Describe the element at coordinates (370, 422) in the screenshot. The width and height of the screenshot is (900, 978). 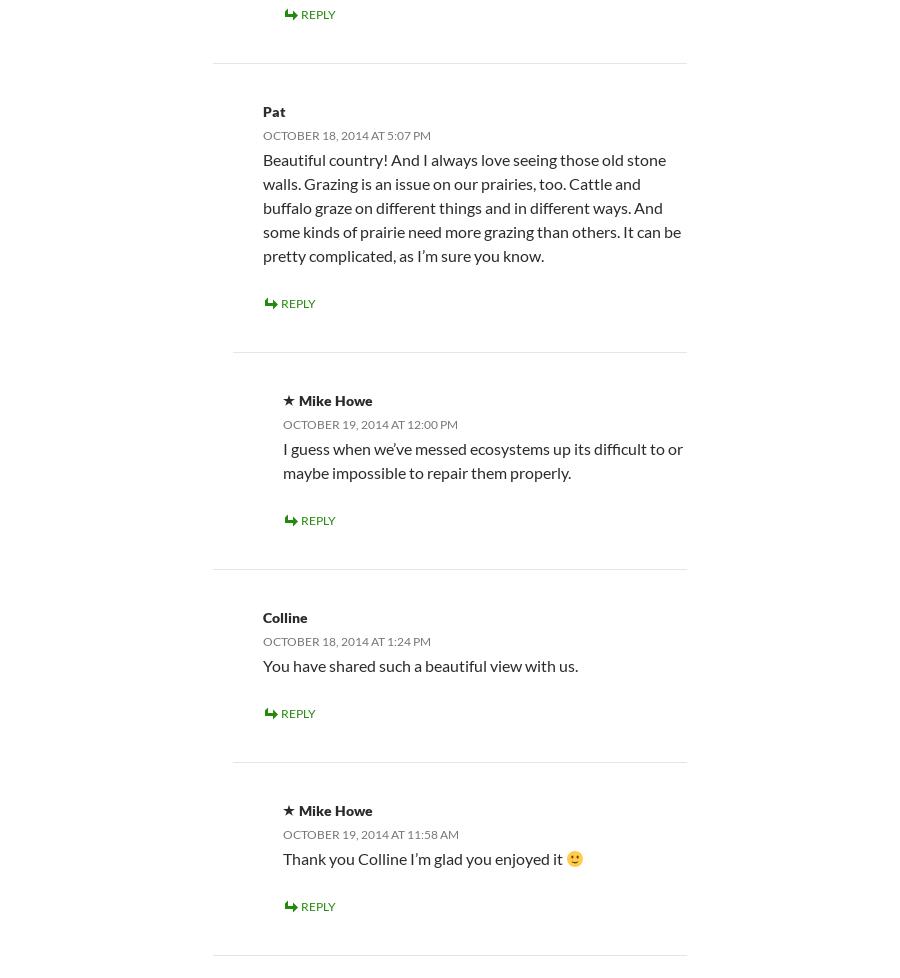
I see `'October 19, 2014 at 12:00 pm'` at that location.